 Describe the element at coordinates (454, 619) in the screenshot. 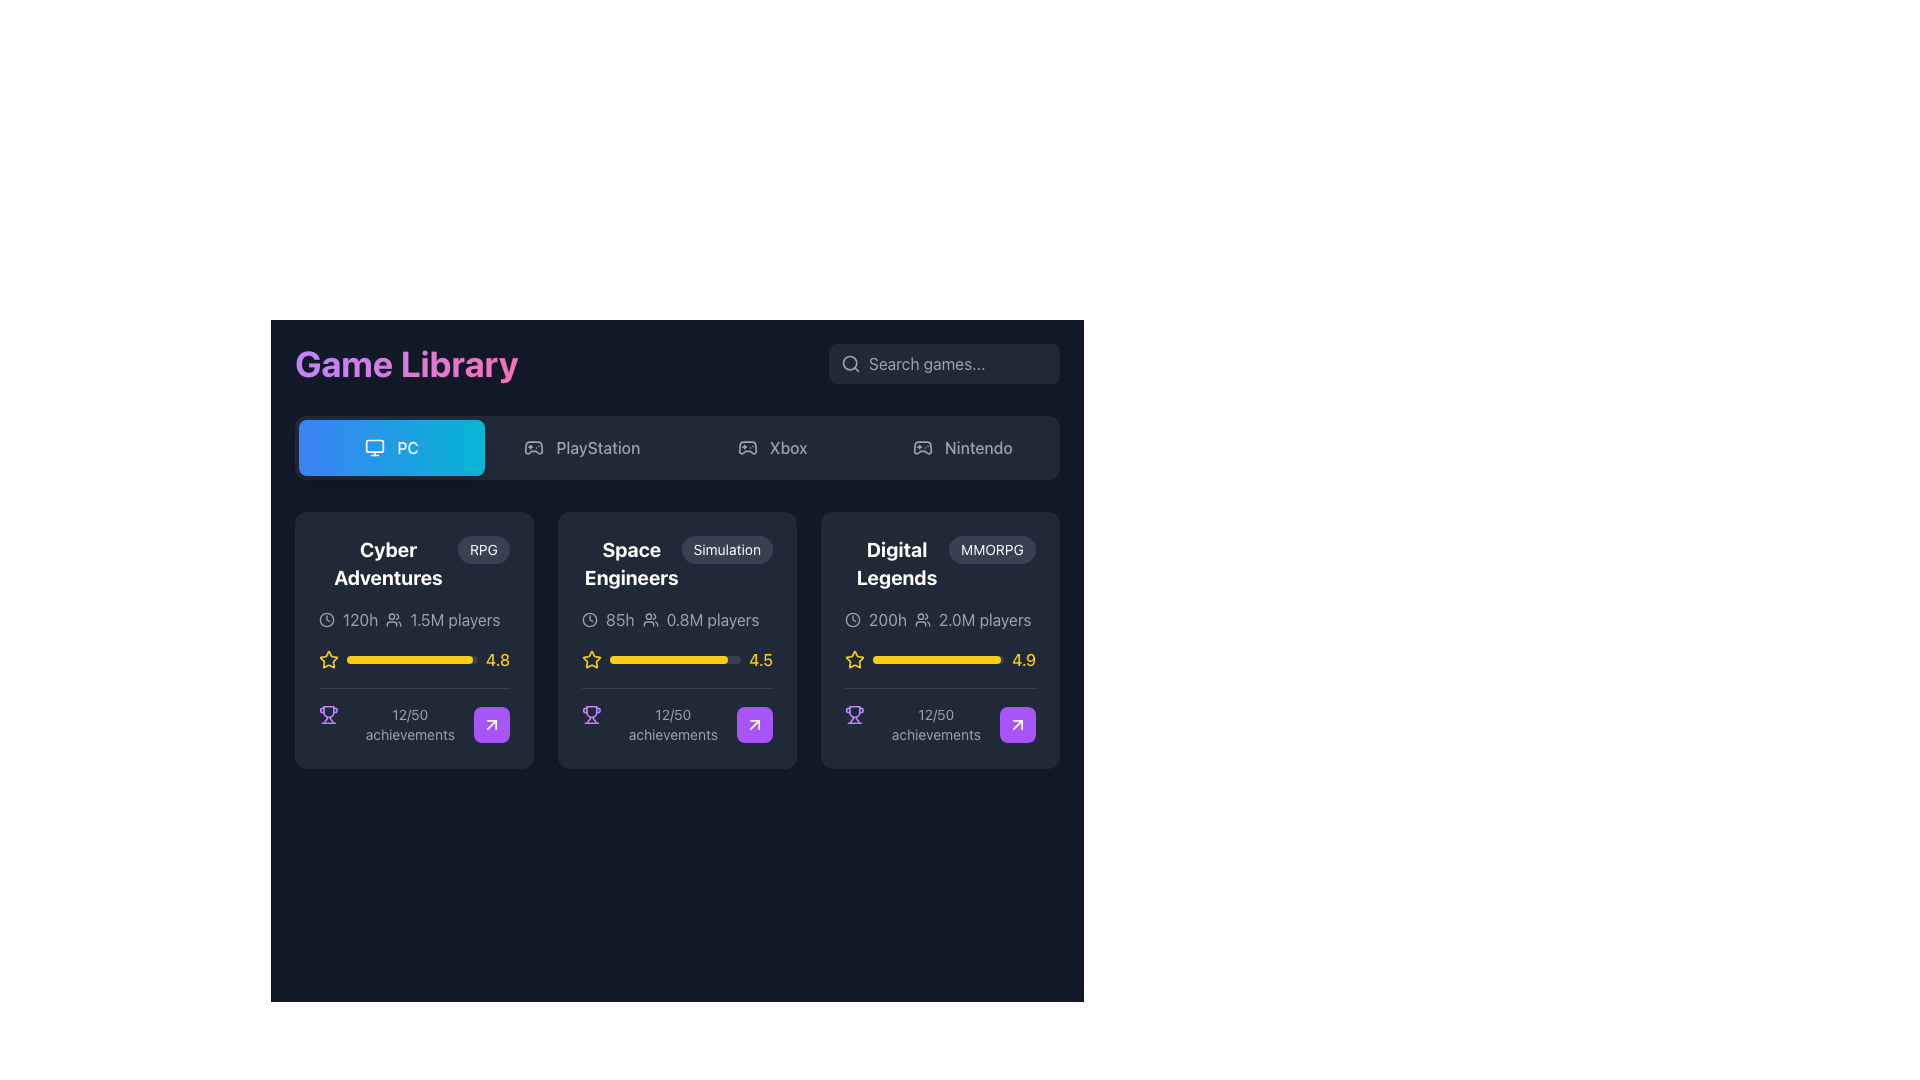

I see `the text label displaying '1.5M players' located in the lower-left section of the 'Cyber Adventures' card within the 'Game Library' grid layout` at that location.